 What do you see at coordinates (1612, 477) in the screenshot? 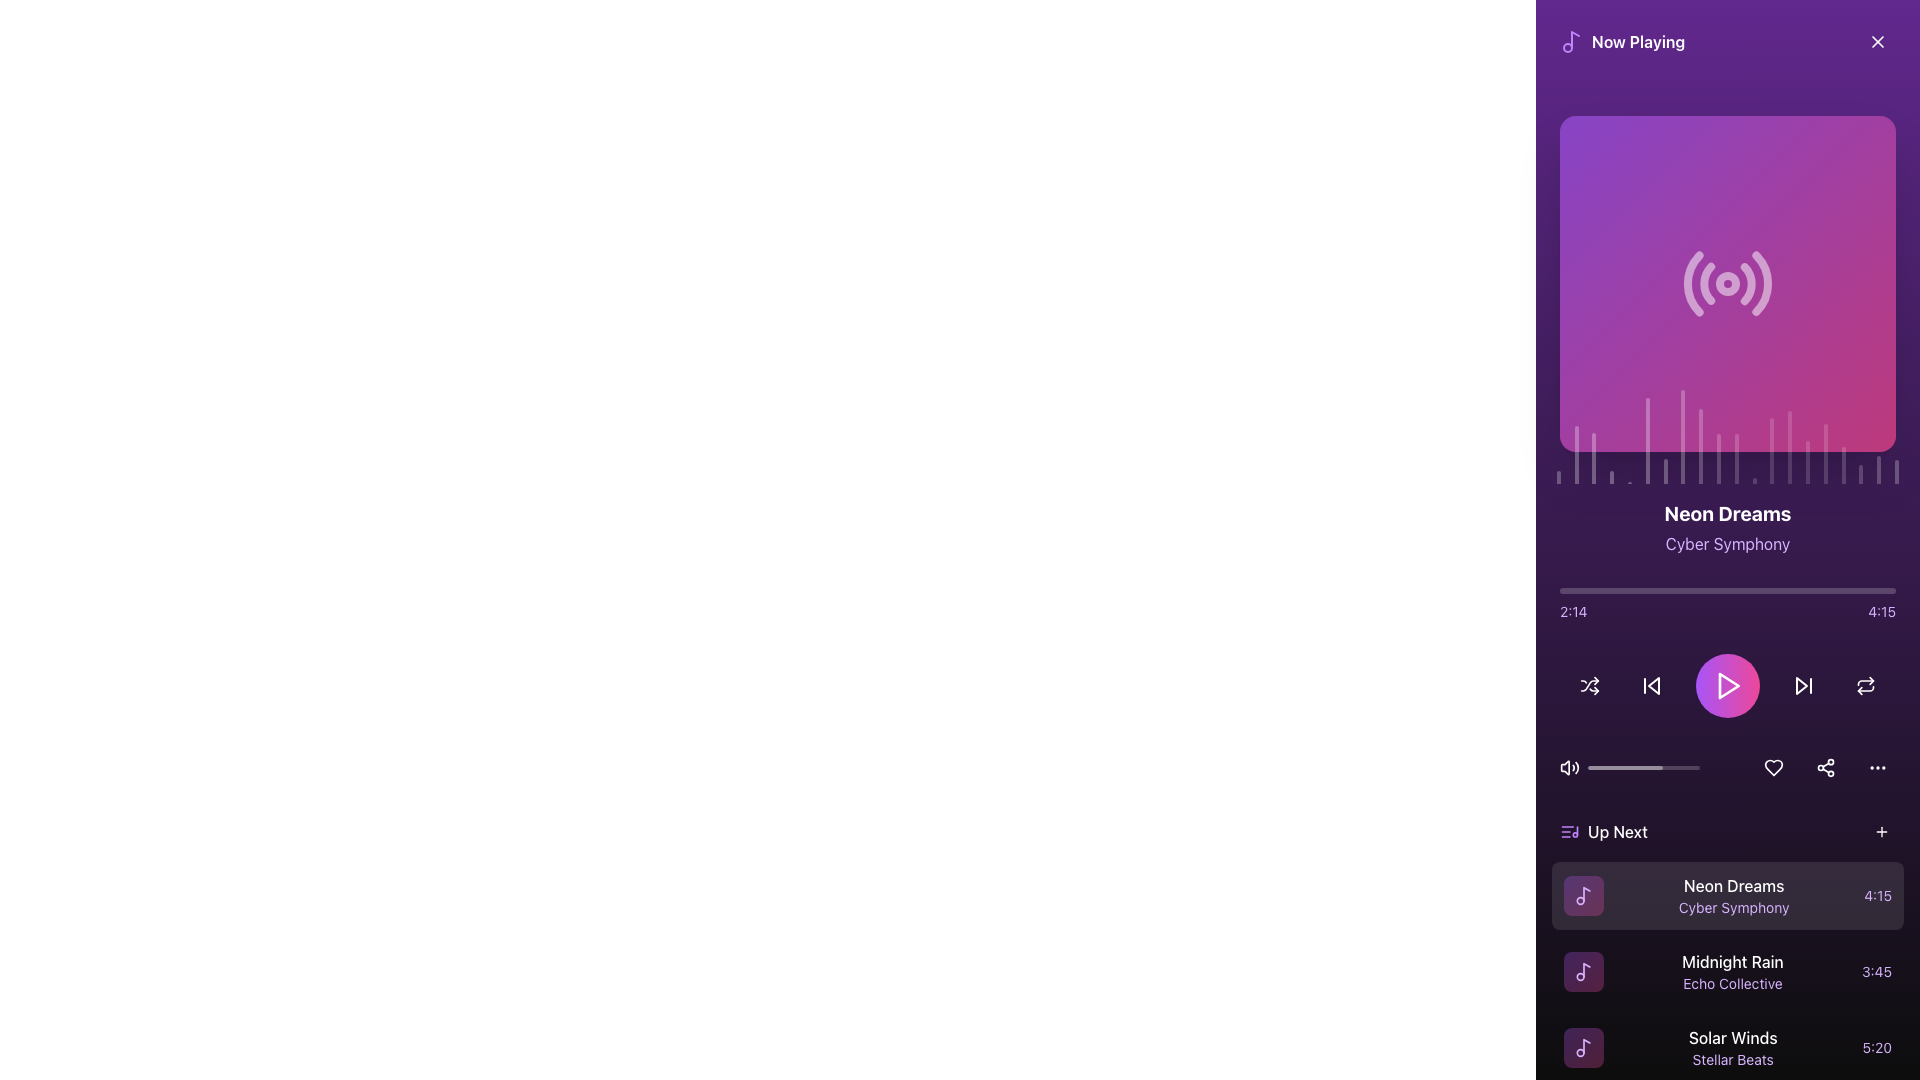
I see `the fourth vertical bar from the left in the equalizer component, which is a semi-transparent white bar with a rounded top, located beneath the album artwork` at bounding box center [1612, 477].